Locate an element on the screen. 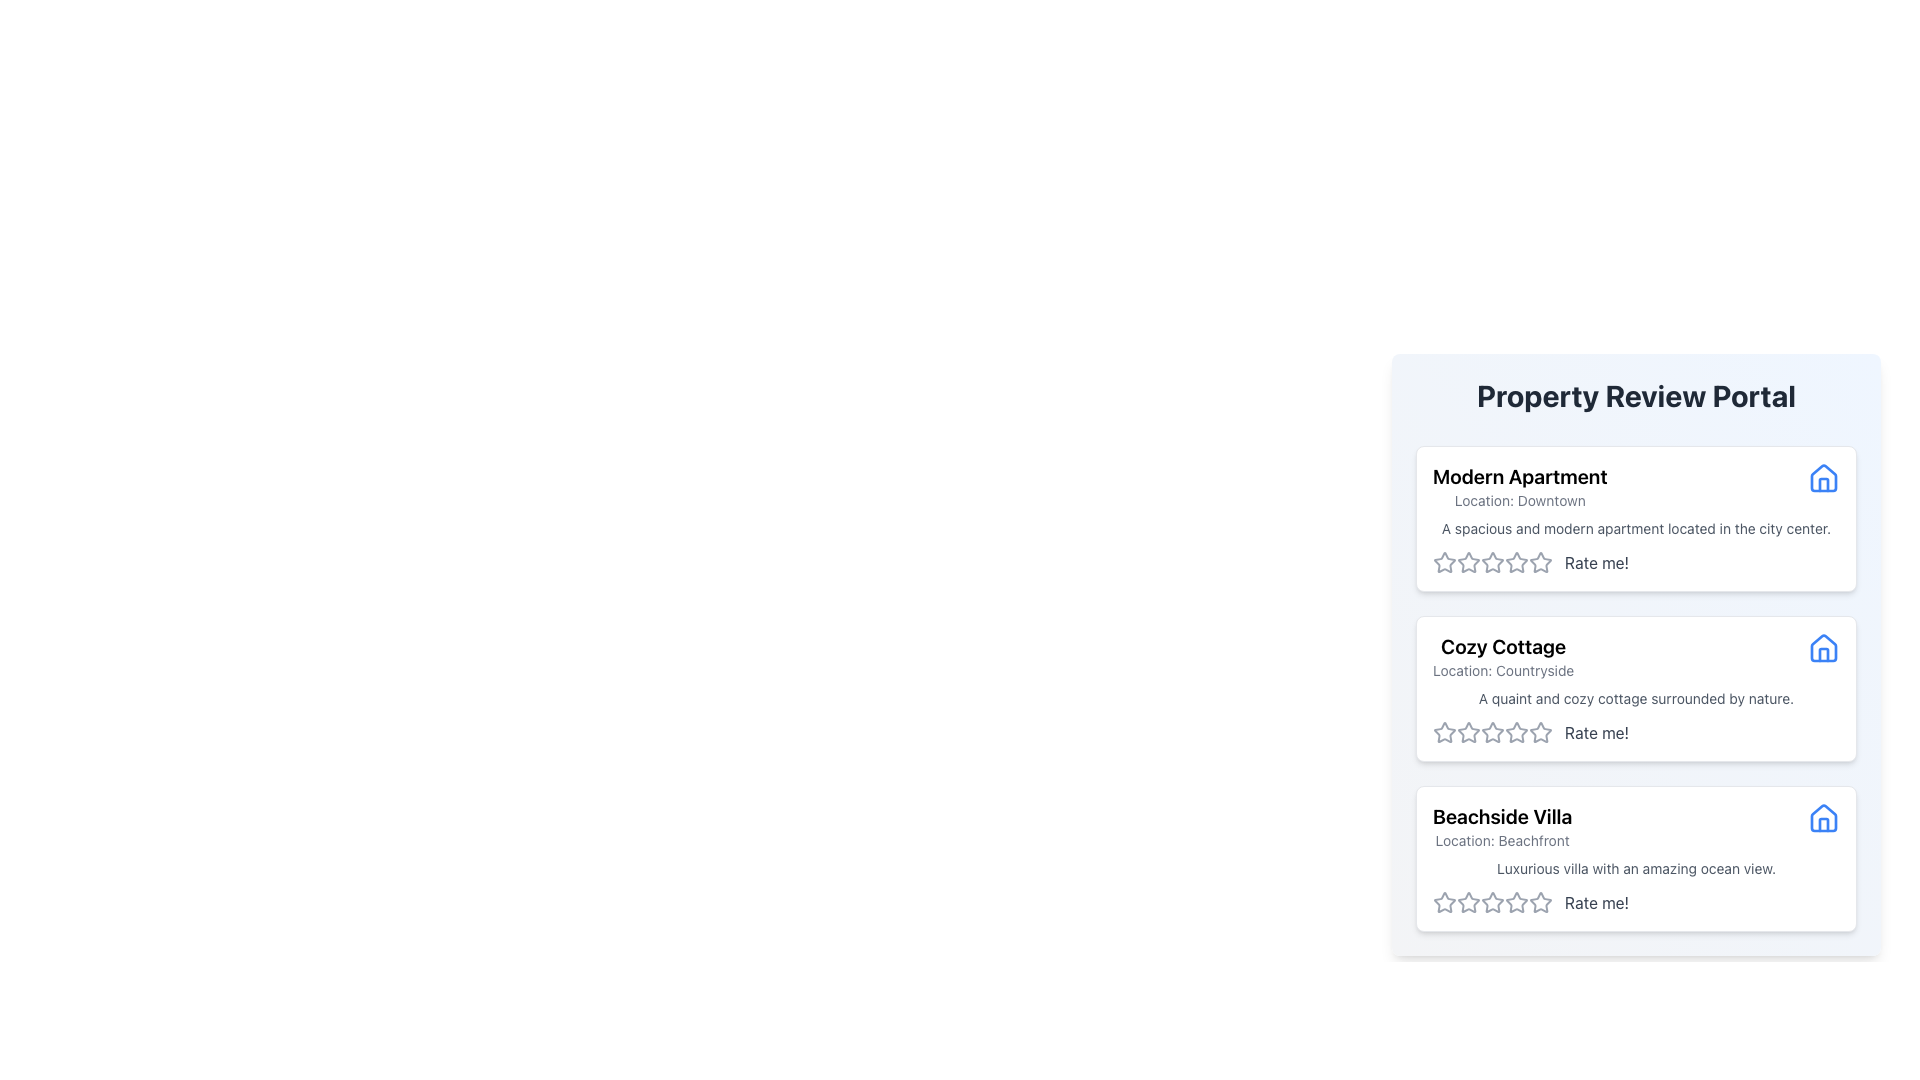 The width and height of the screenshot is (1920, 1080). the third star in the rating bar under the 'Rate me!' label of the 'Cozy Cottage' section is located at coordinates (1492, 732).